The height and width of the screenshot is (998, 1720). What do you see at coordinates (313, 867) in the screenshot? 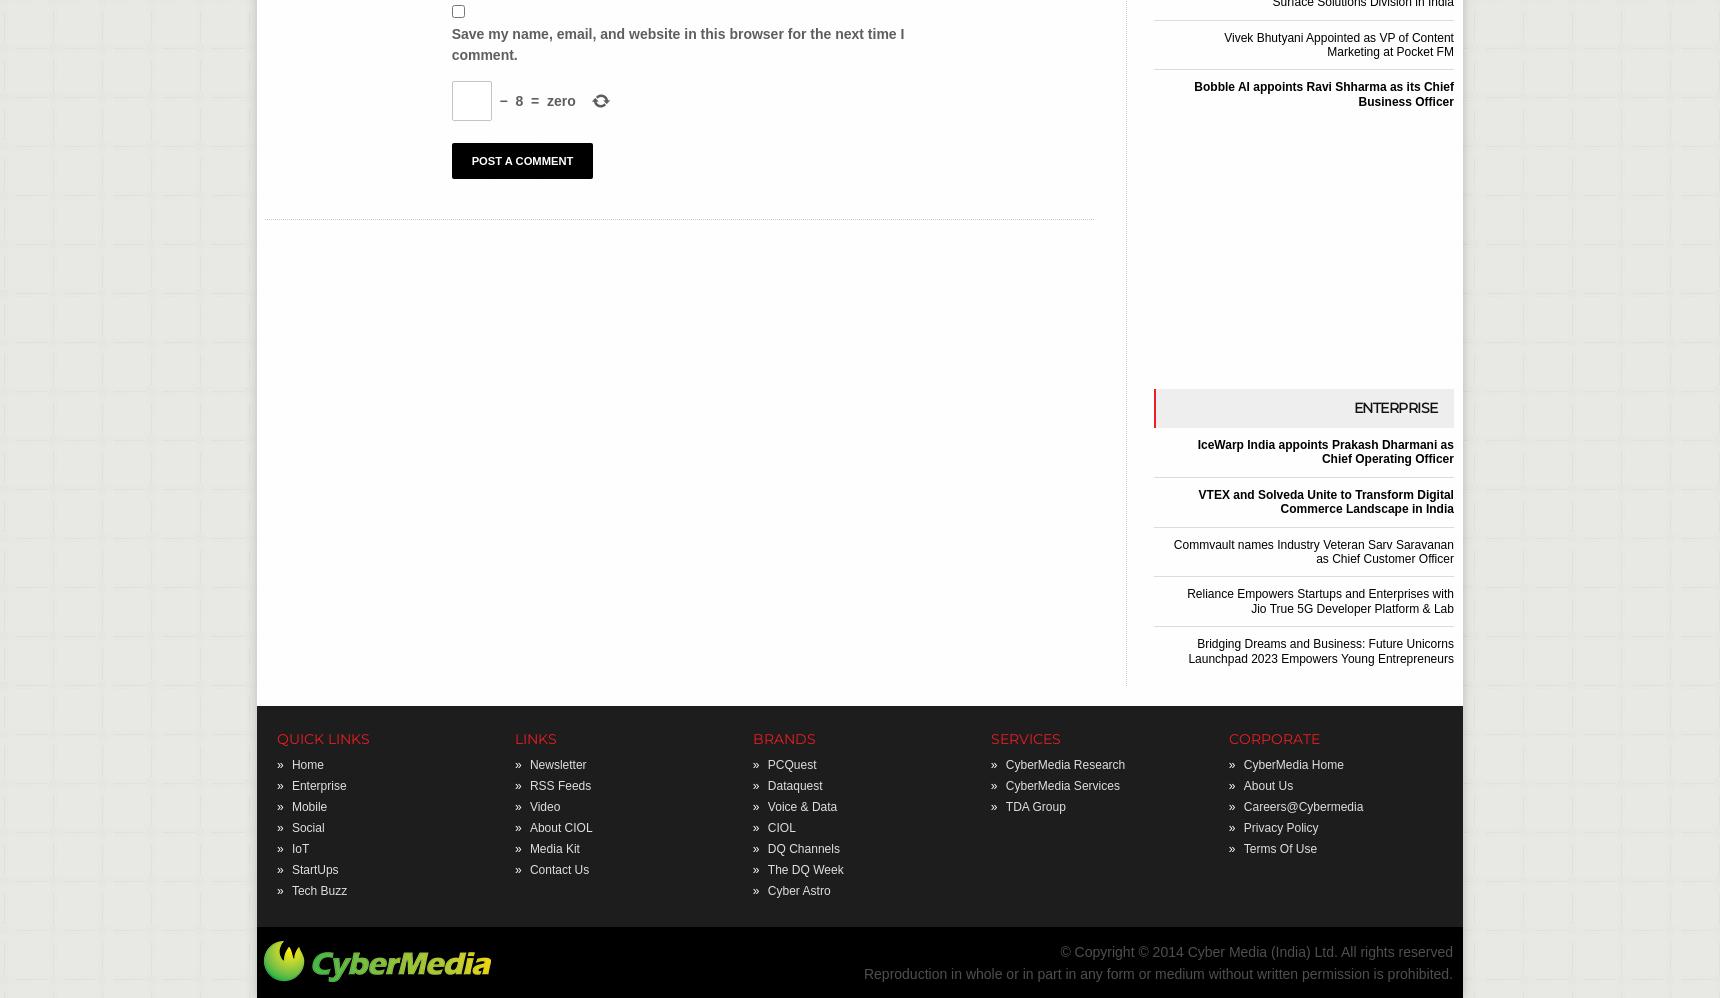
I see `'StartUps'` at bounding box center [313, 867].